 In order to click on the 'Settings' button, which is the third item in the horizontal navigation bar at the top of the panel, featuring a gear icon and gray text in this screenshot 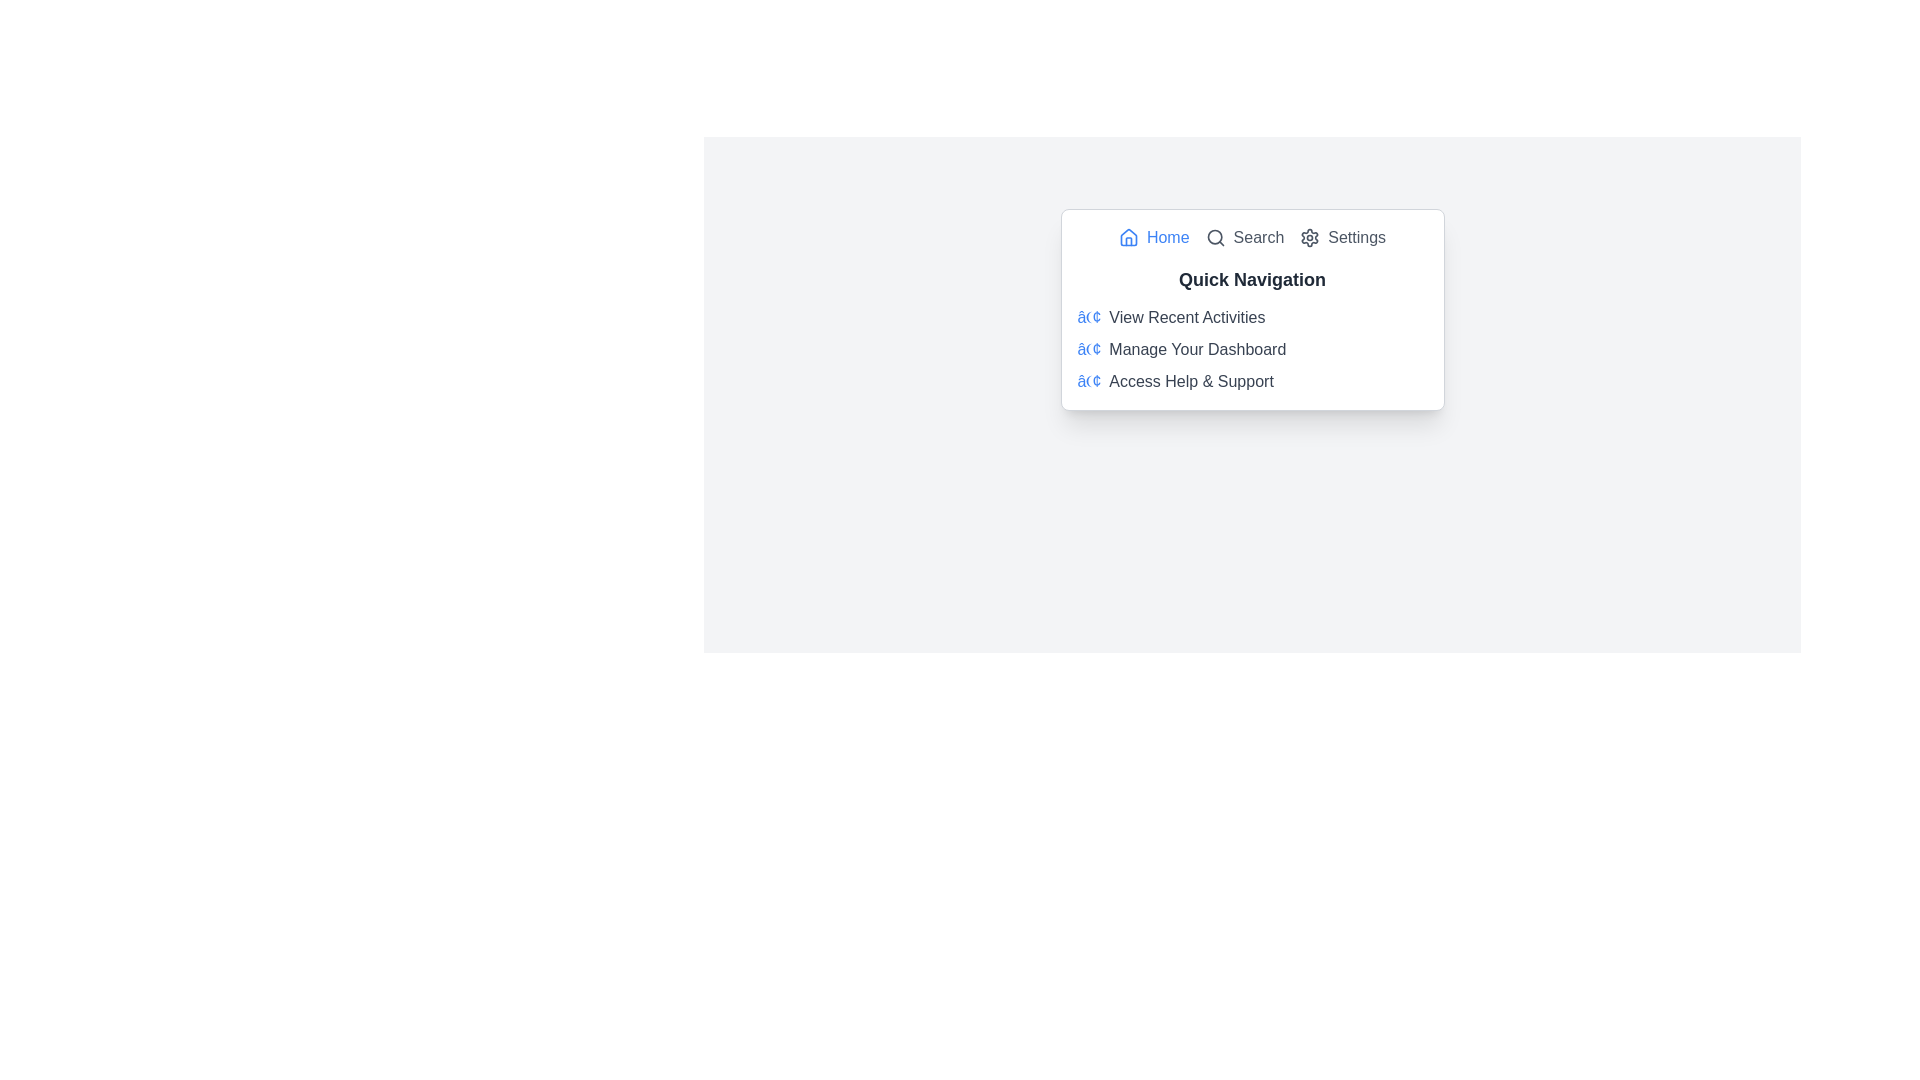, I will do `click(1343, 237)`.